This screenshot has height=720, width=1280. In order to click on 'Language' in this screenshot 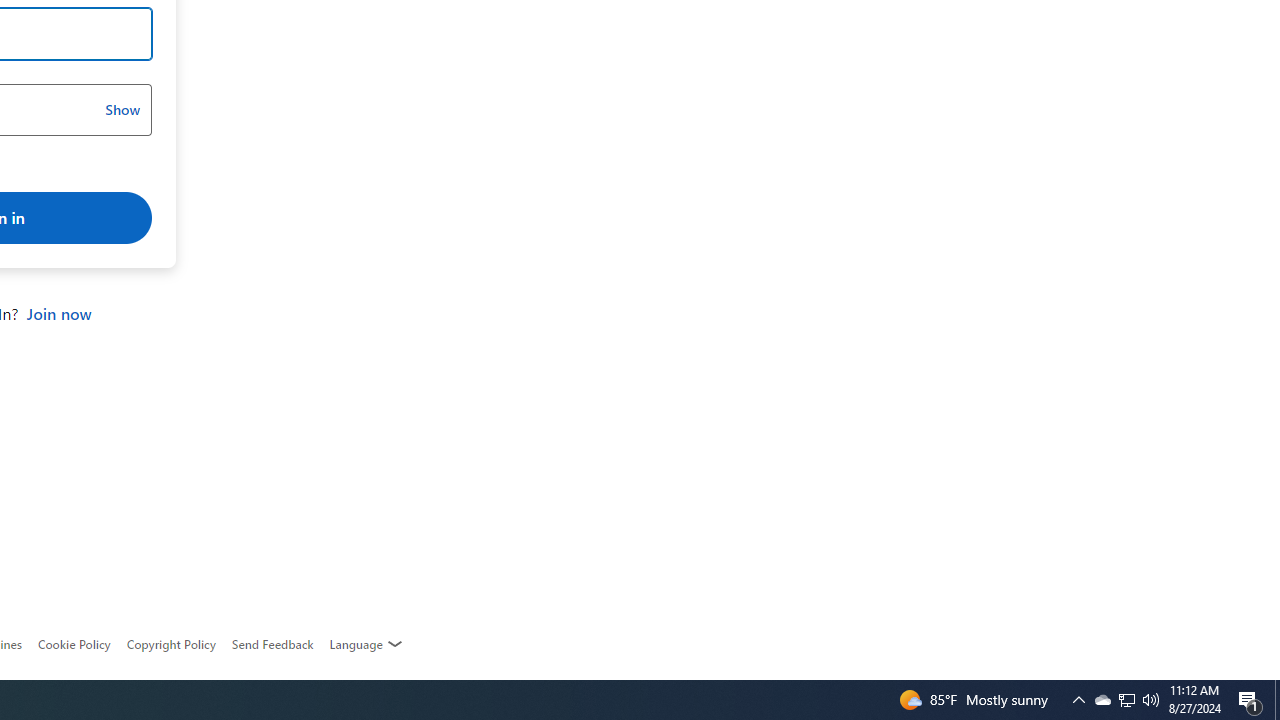, I will do `click(366, 644)`.